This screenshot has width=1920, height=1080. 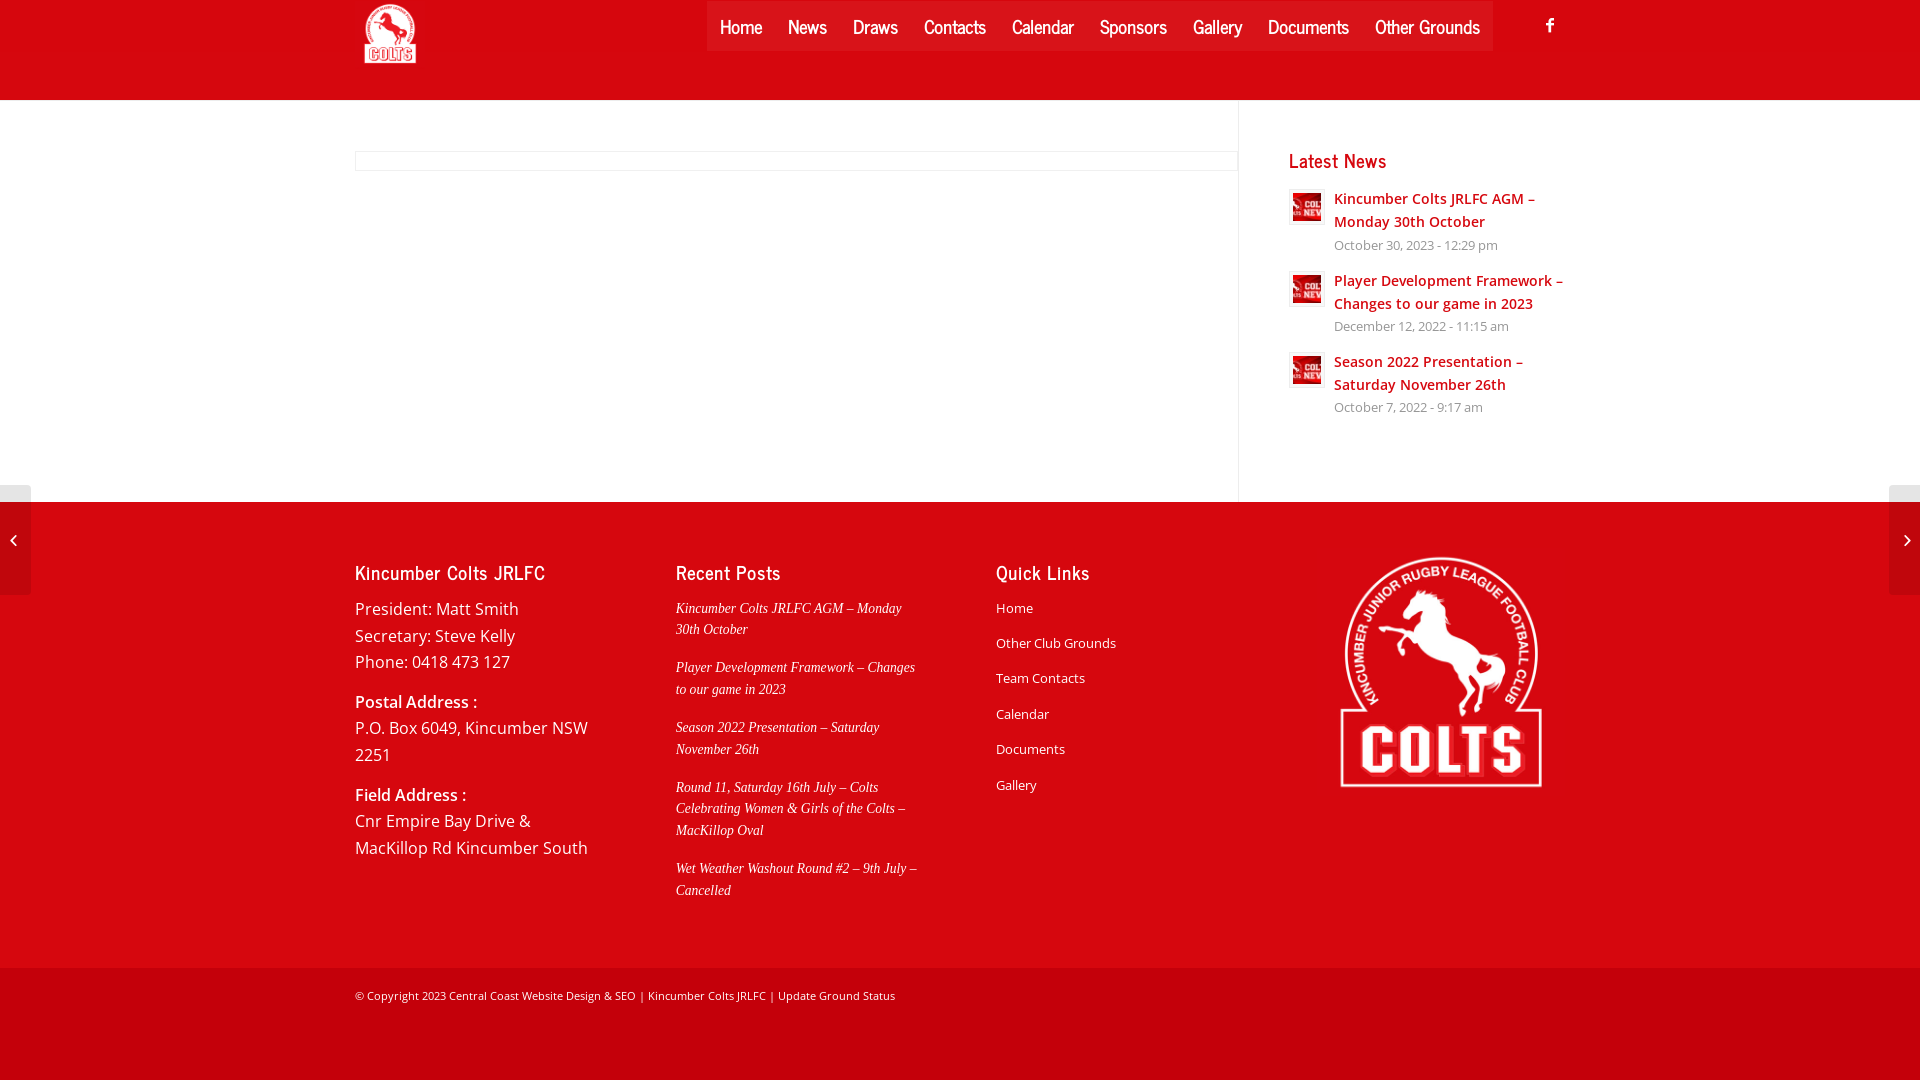 What do you see at coordinates (954, 26) in the screenshot?
I see `'Contacts'` at bounding box center [954, 26].